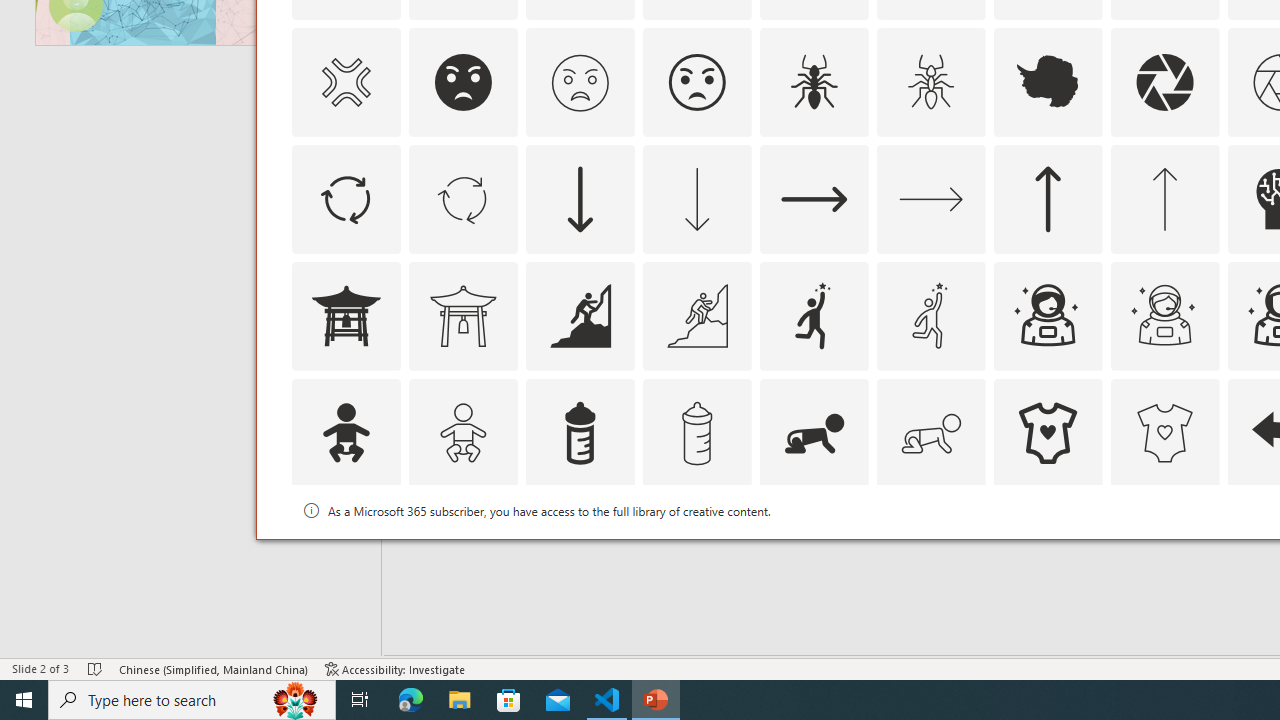 This screenshot has height=720, width=1280. I want to click on 'AutomationID: Icons_BabyOnesie', so click(1047, 431).